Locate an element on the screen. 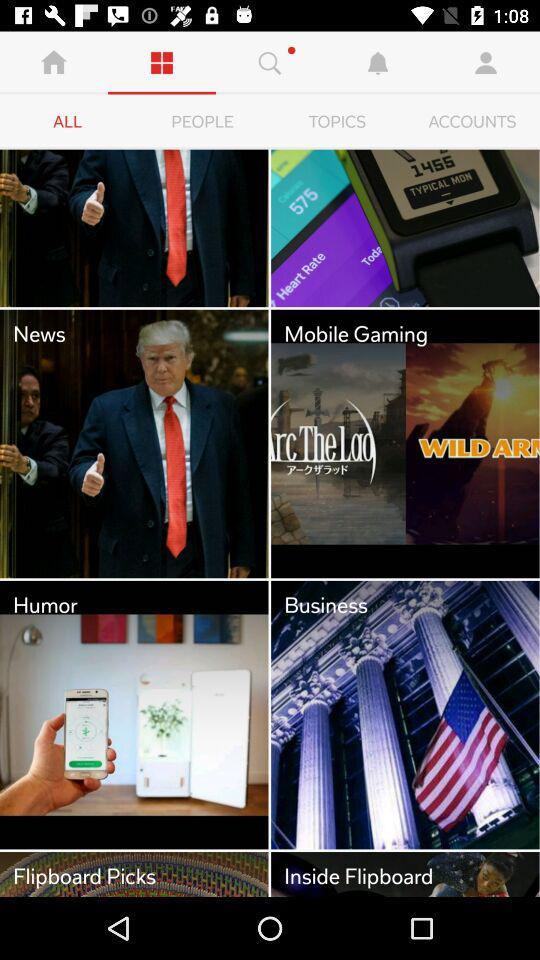 The width and height of the screenshot is (540, 960). the fourth image of the page is located at coordinates (405, 444).